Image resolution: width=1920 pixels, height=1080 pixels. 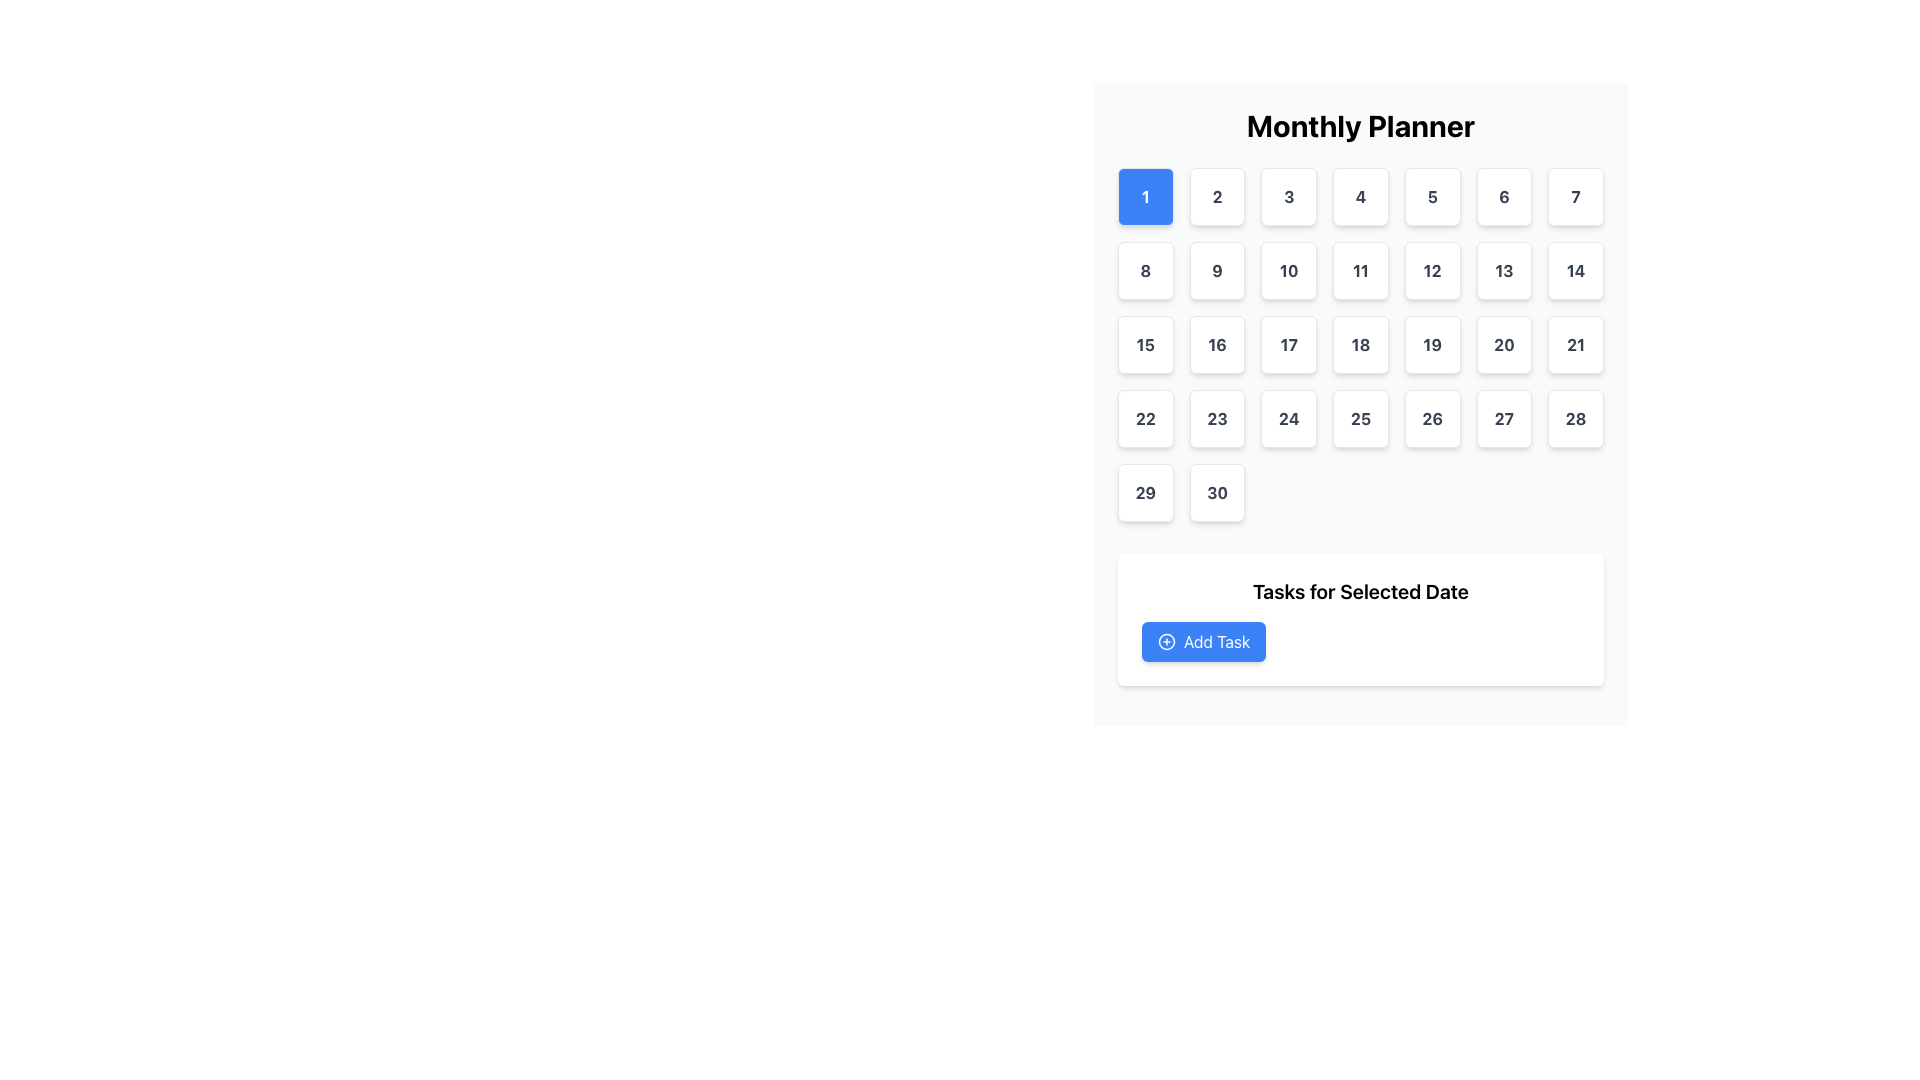 What do you see at coordinates (1575, 196) in the screenshot?
I see `the button labeled '7' which is a square-shaped component with rounded corners in a calendar interface` at bounding box center [1575, 196].